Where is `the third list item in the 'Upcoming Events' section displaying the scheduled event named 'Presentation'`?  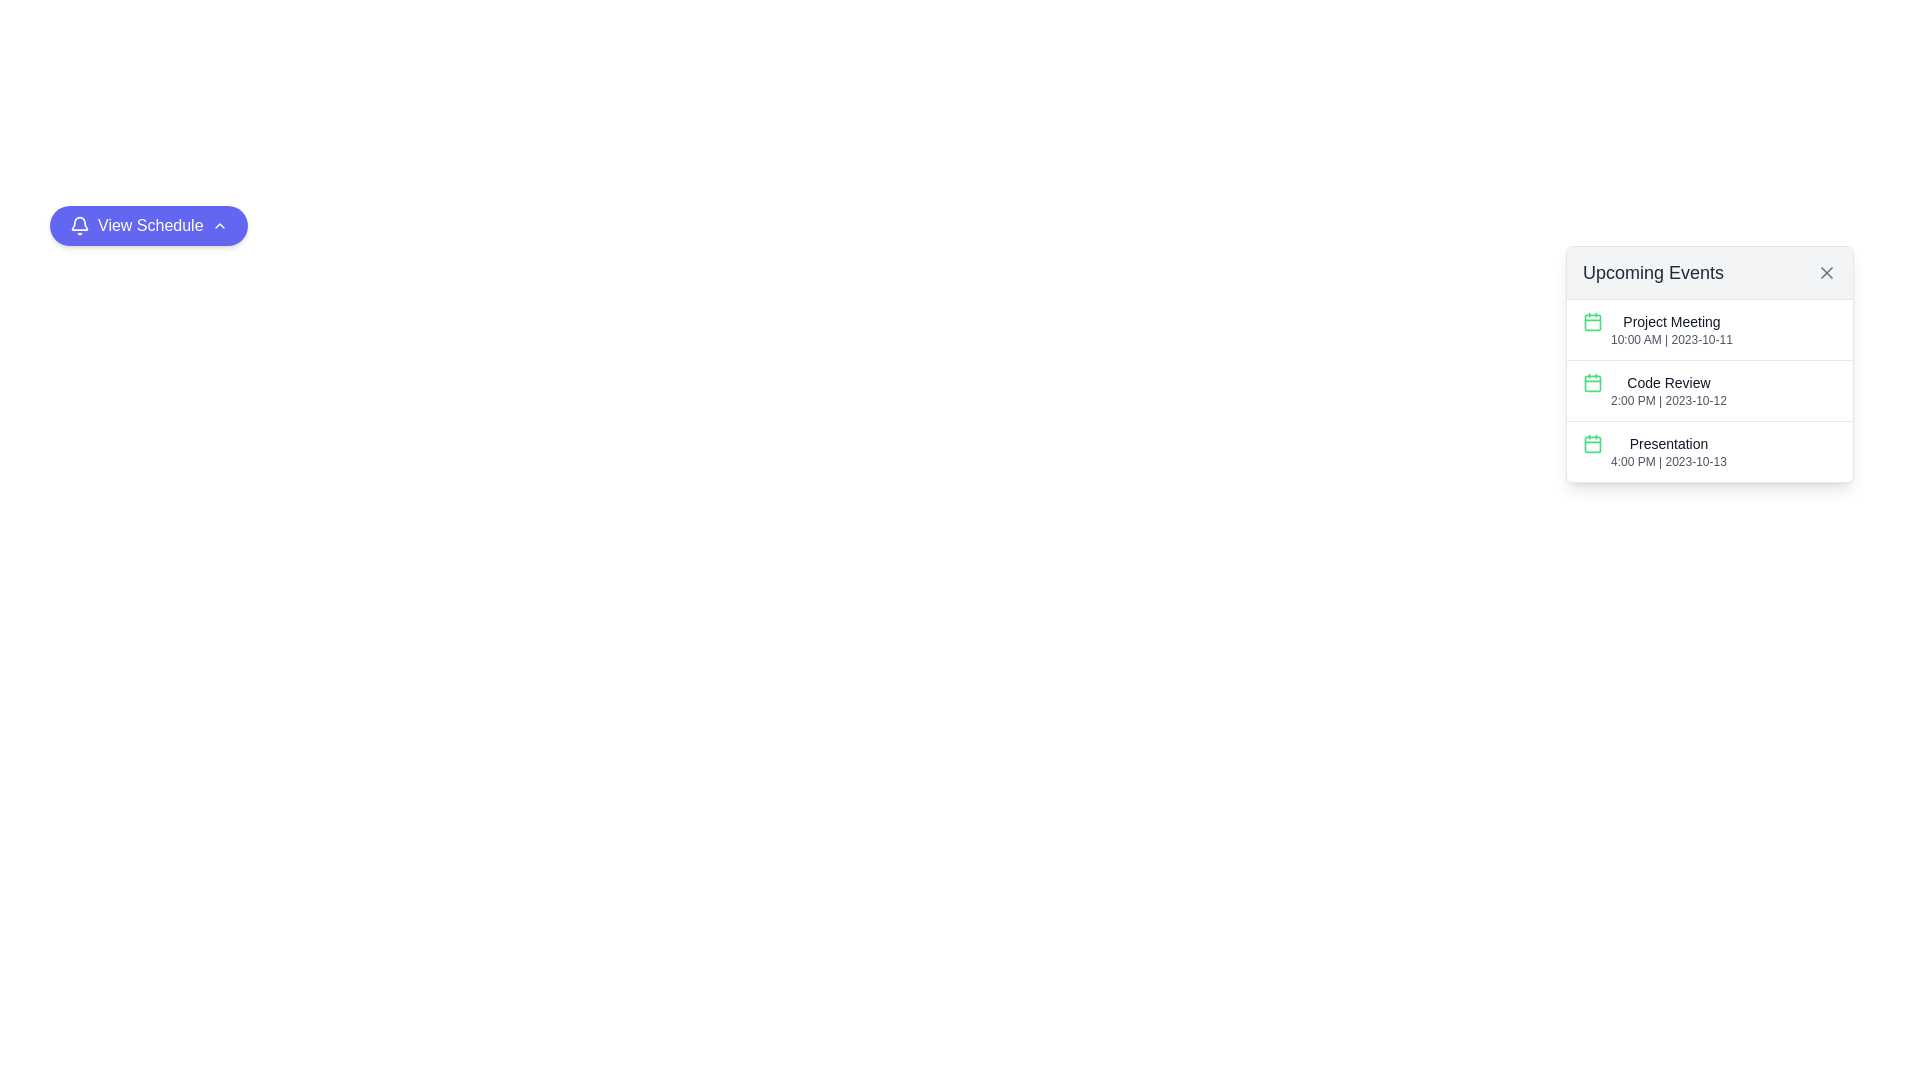 the third list item in the 'Upcoming Events' section displaying the scheduled event named 'Presentation' is located at coordinates (1708, 451).